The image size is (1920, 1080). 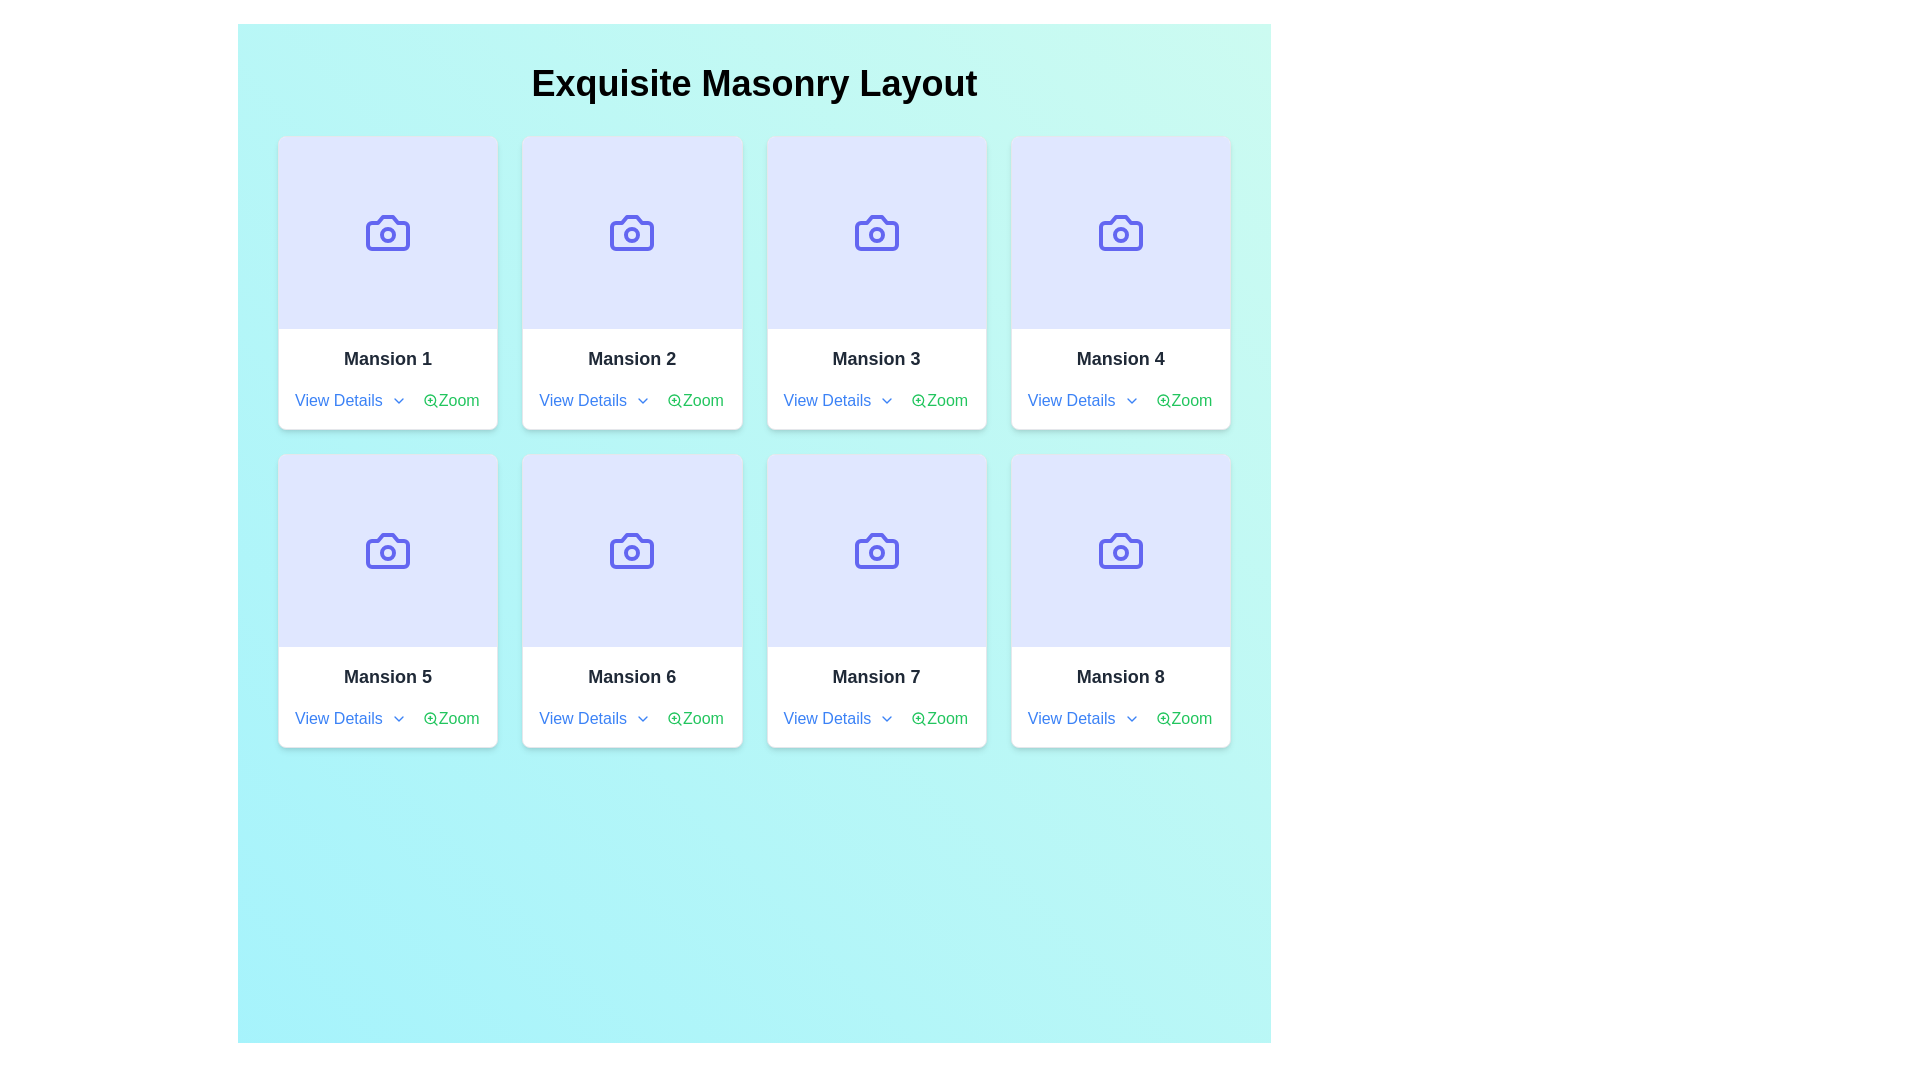 What do you see at coordinates (631, 231) in the screenshot?
I see `the decorative camera icon's main body, which is part of the 'Mansion 2' card and located in the first row, second position of the grid layout` at bounding box center [631, 231].